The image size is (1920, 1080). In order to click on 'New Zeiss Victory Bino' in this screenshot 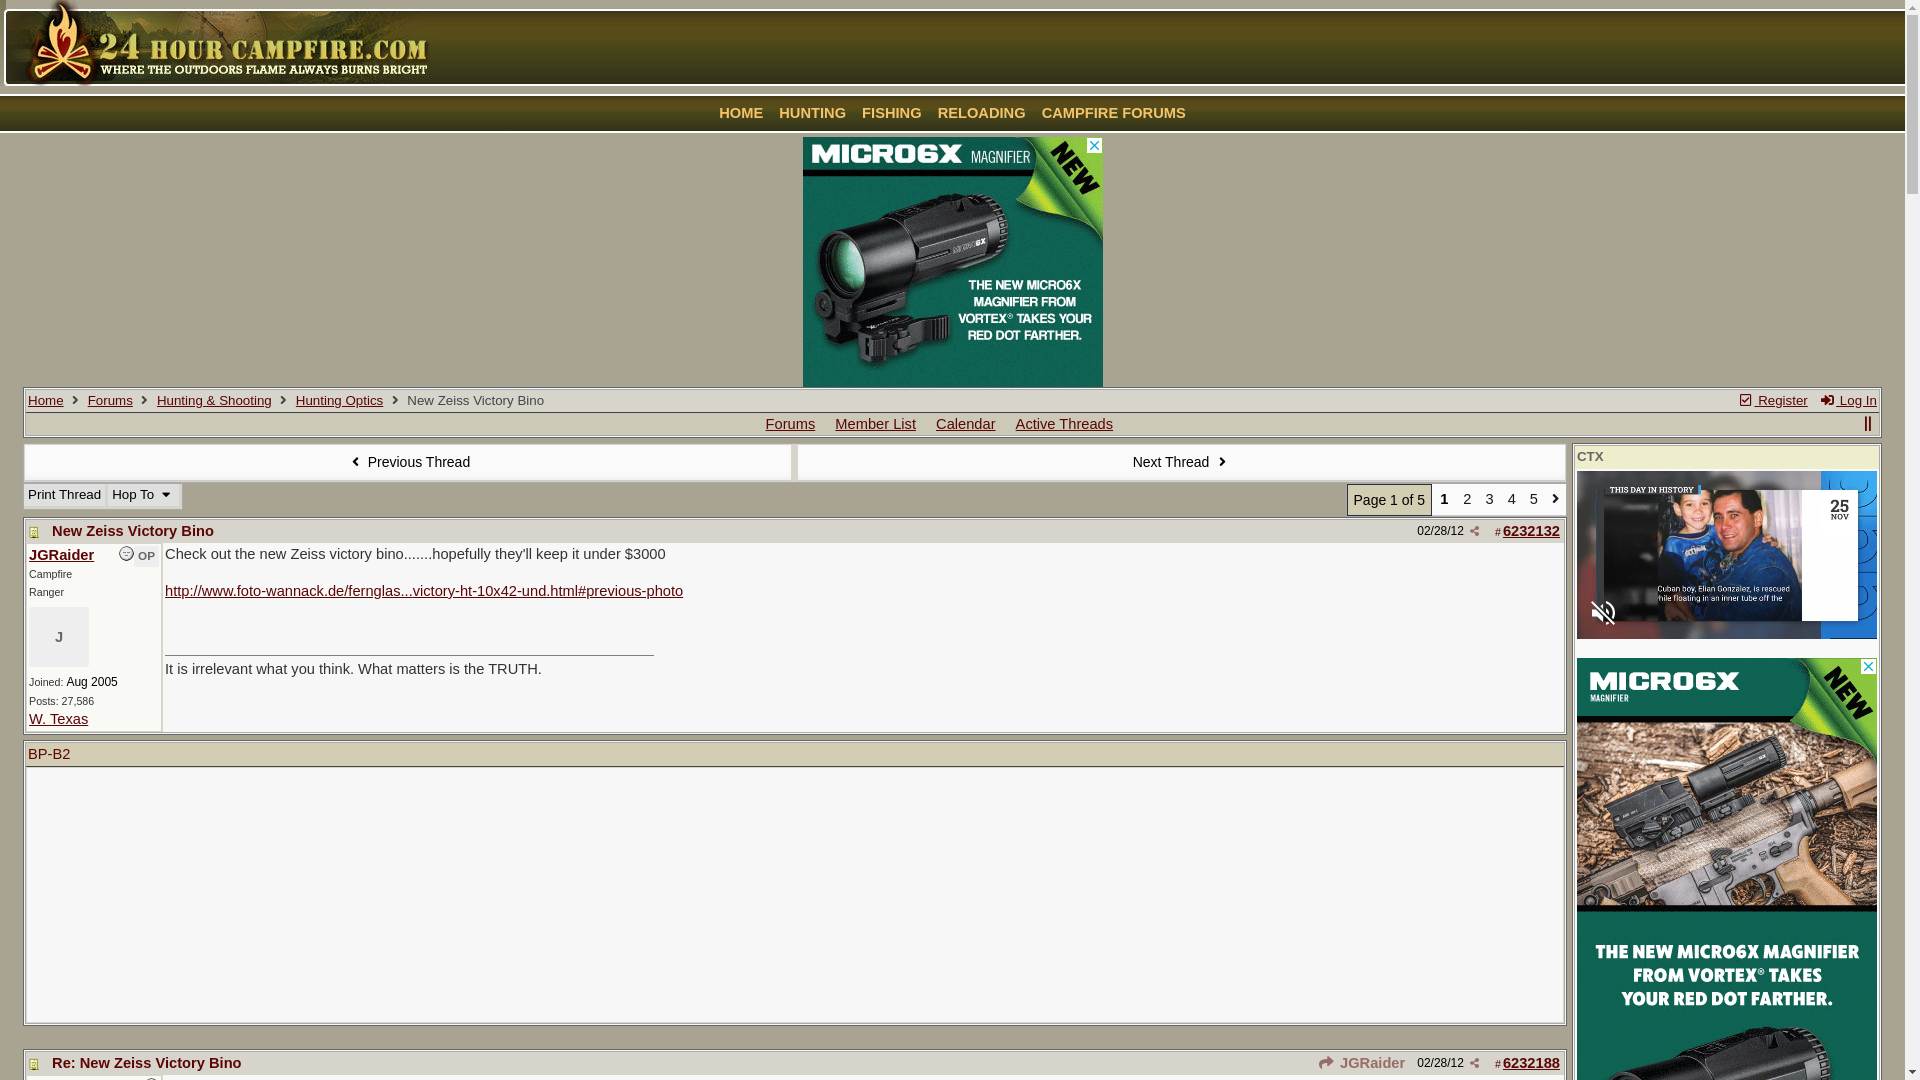, I will do `click(132, 530)`.